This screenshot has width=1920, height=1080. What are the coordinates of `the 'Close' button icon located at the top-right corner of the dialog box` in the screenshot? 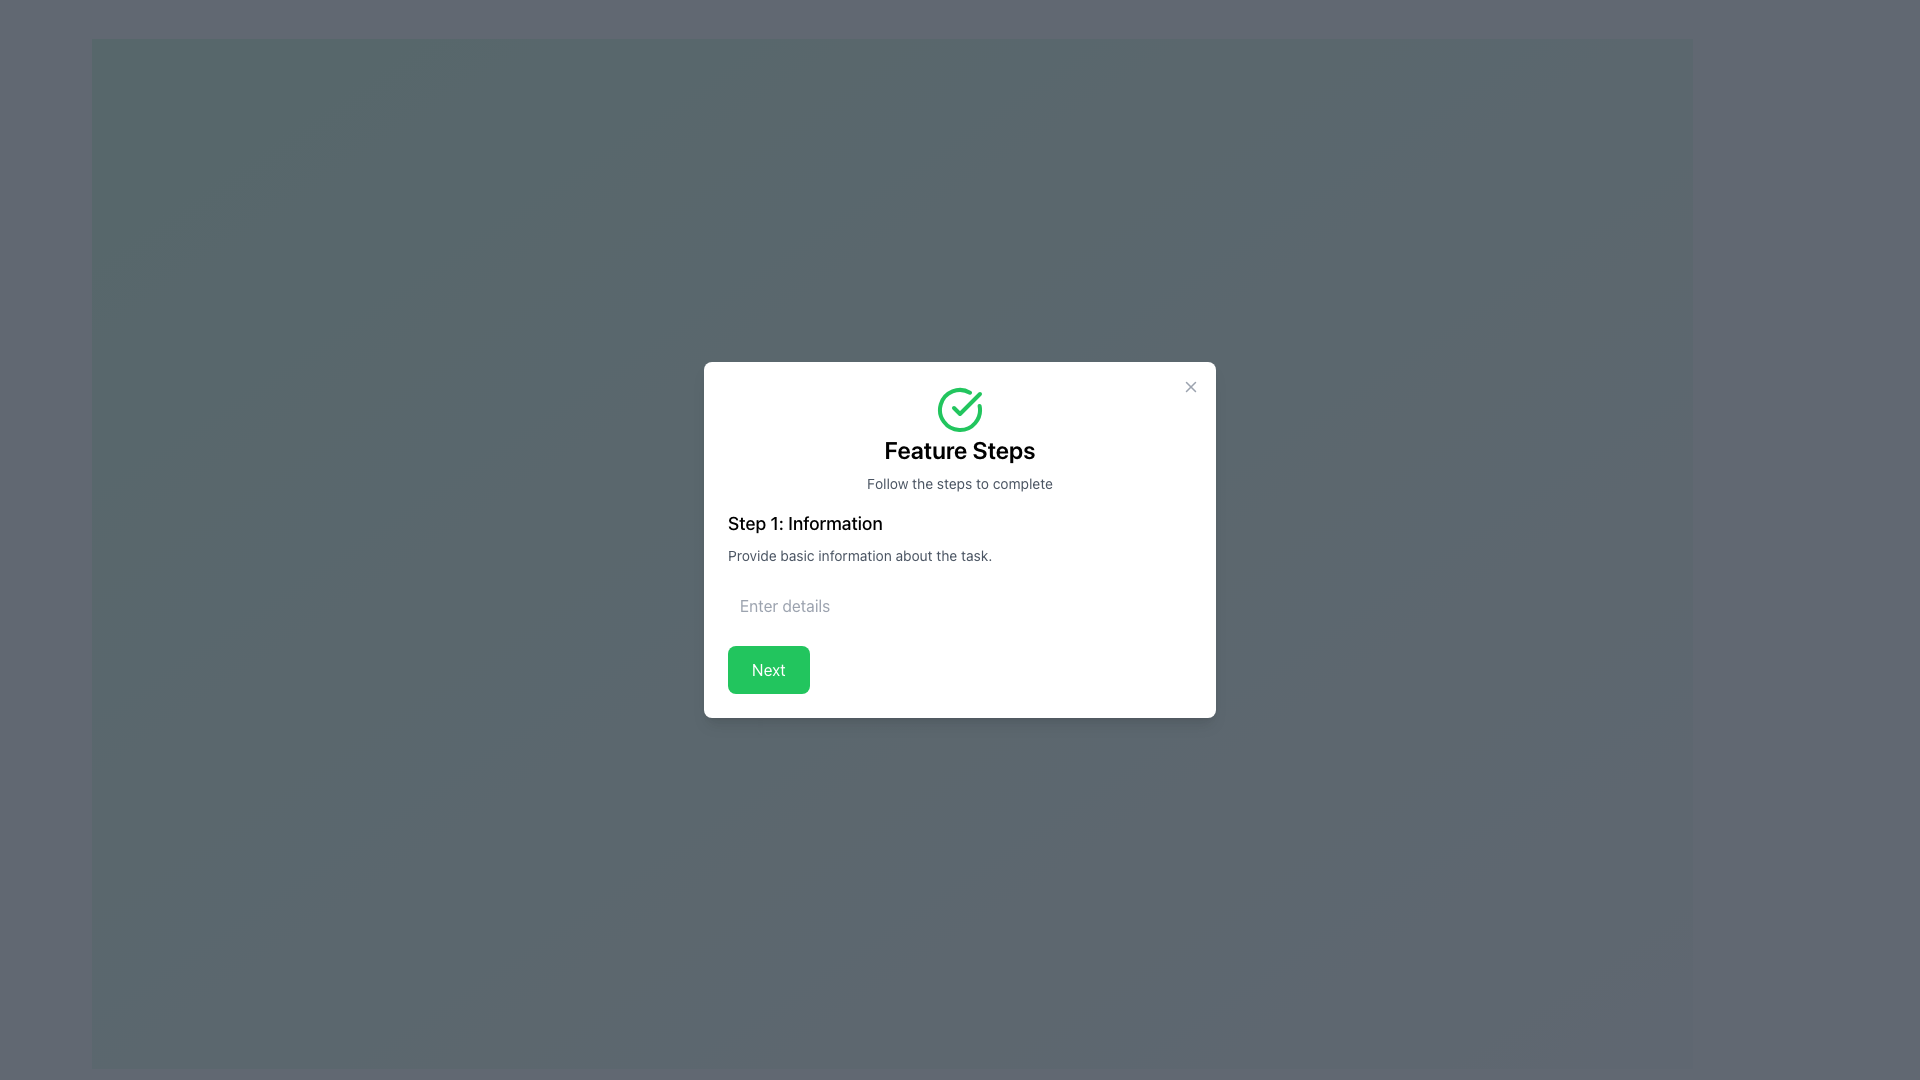 It's located at (1190, 386).